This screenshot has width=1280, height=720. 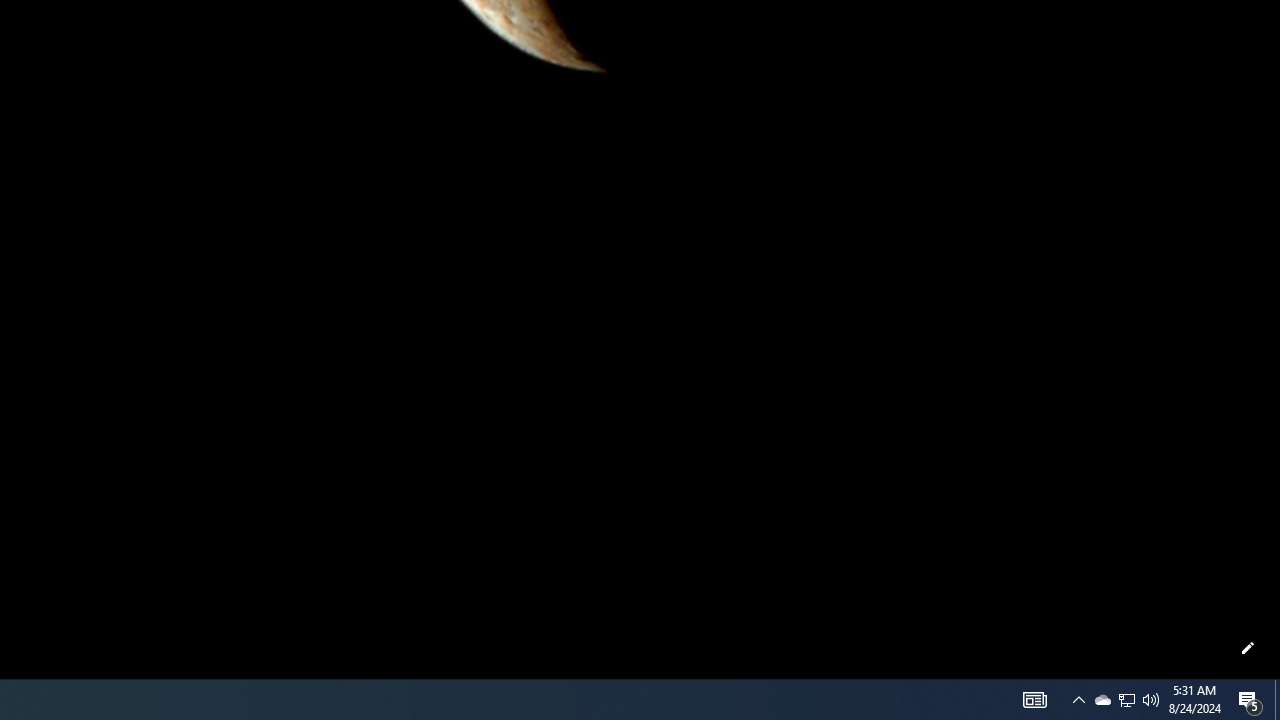 What do you see at coordinates (1127, 698) in the screenshot?
I see `'Notification Chevron'` at bounding box center [1127, 698].